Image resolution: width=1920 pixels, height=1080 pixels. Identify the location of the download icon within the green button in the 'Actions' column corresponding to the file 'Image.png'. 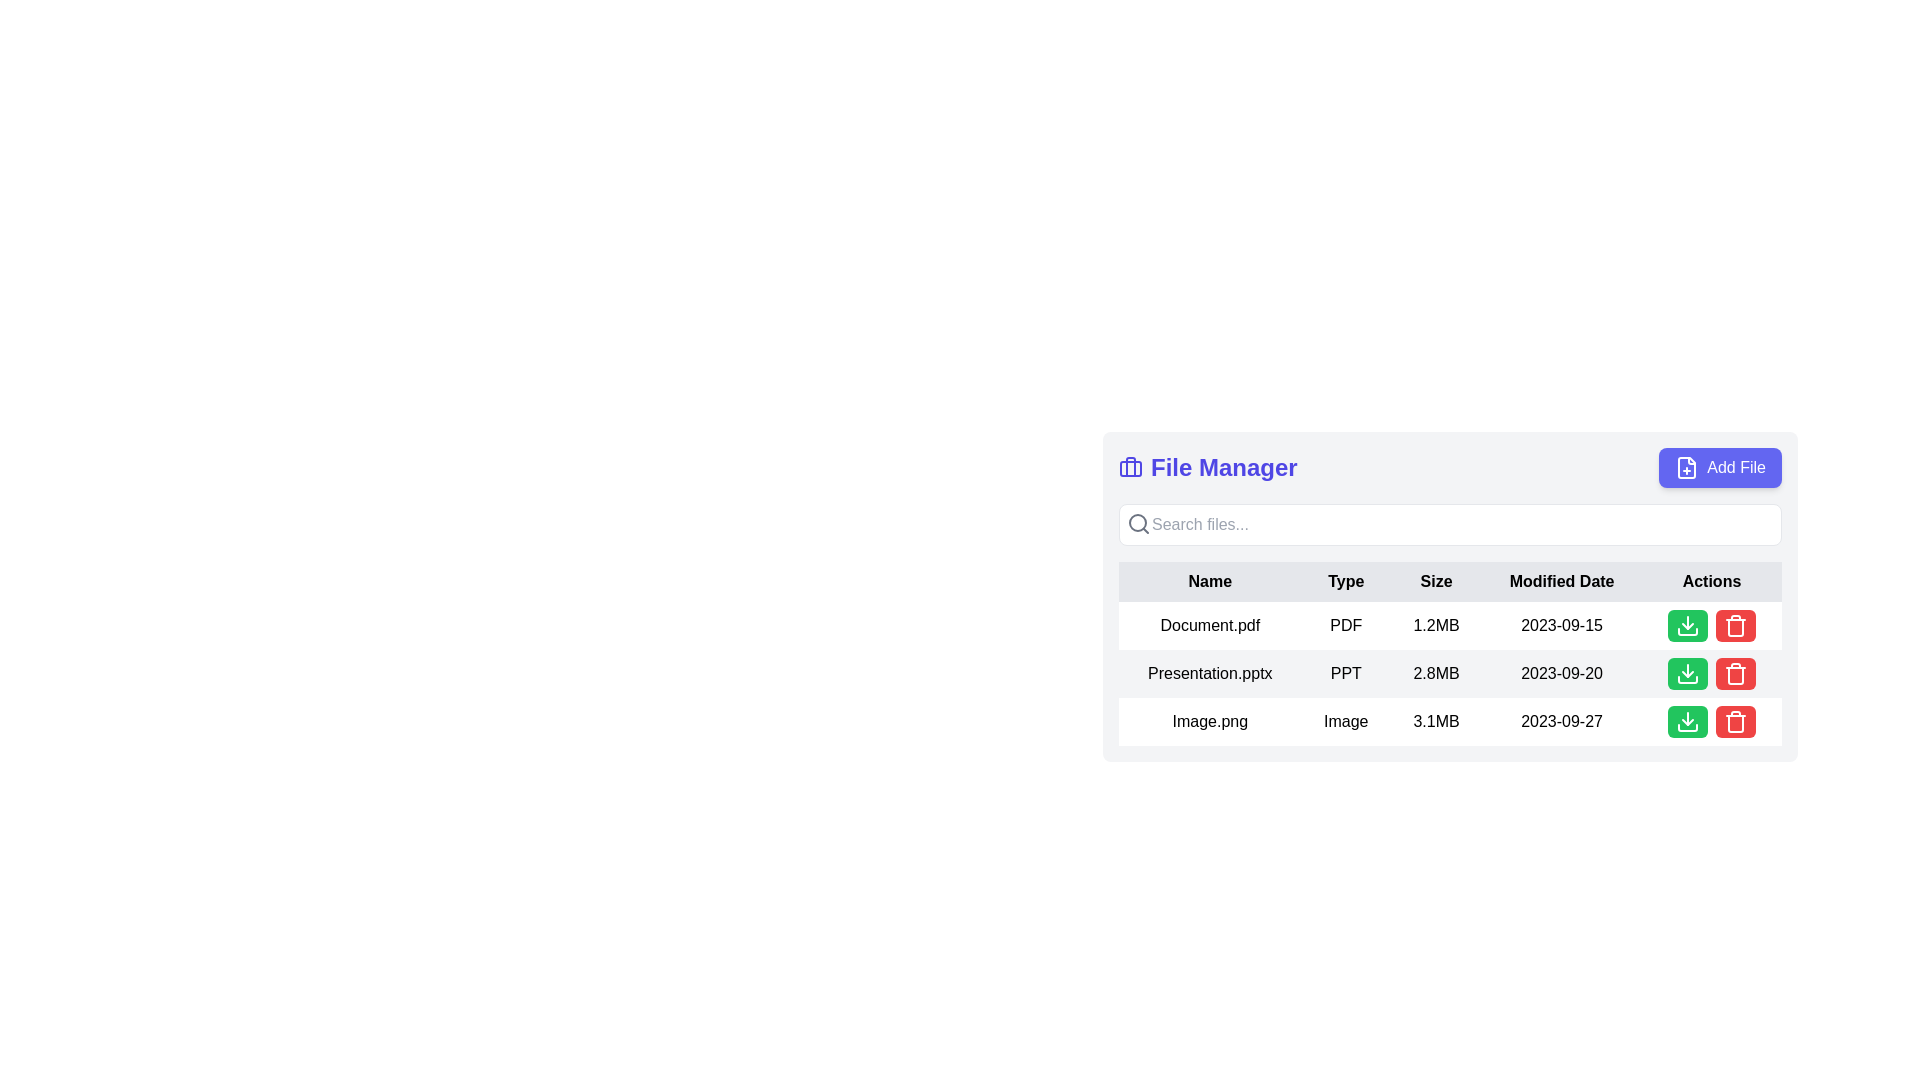
(1687, 624).